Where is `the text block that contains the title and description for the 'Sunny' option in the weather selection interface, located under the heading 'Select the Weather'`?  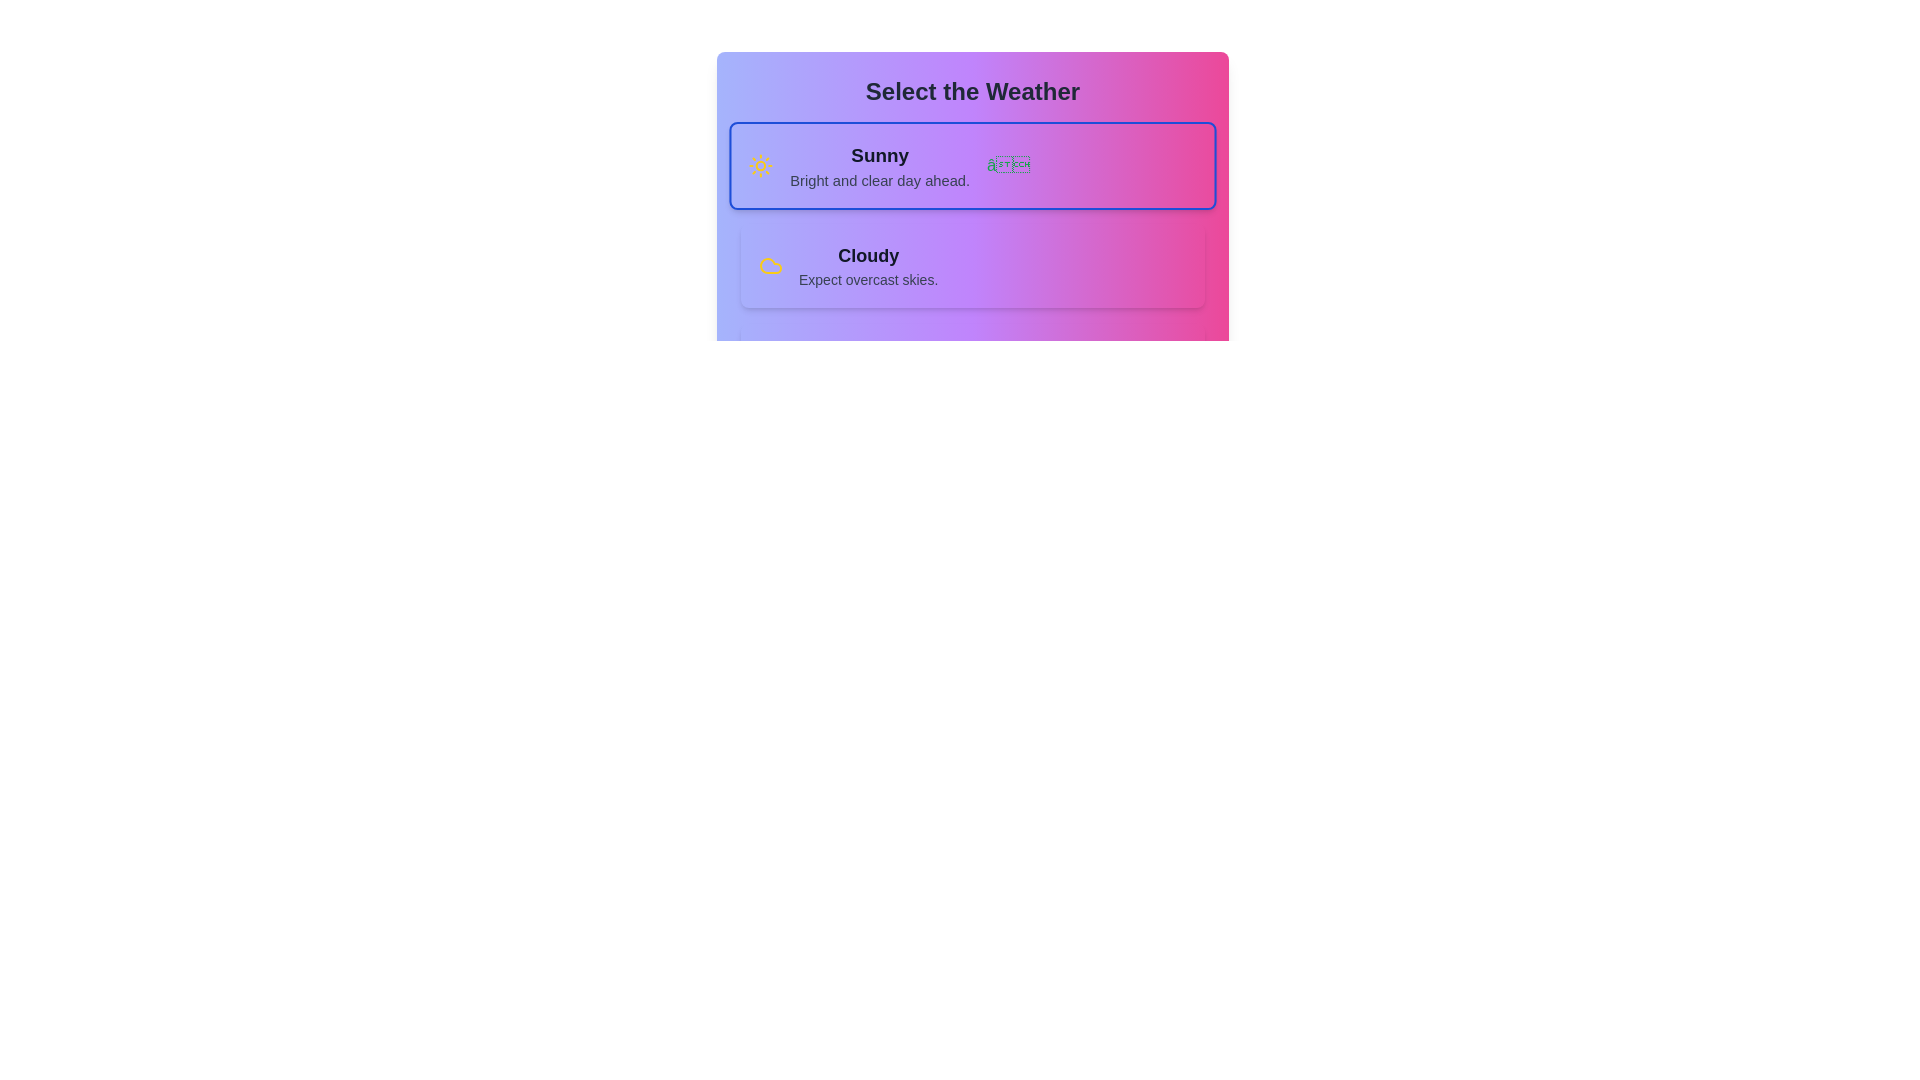 the text block that contains the title and description for the 'Sunny' option in the weather selection interface, located under the heading 'Select the Weather' is located at coordinates (880, 164).